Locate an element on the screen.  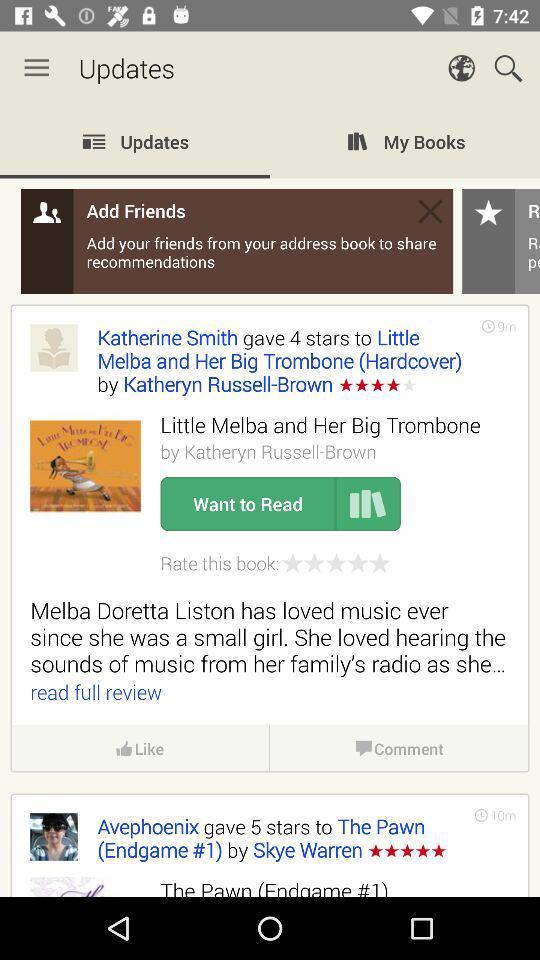
the rate this book: is located at coordinates (218, 563).